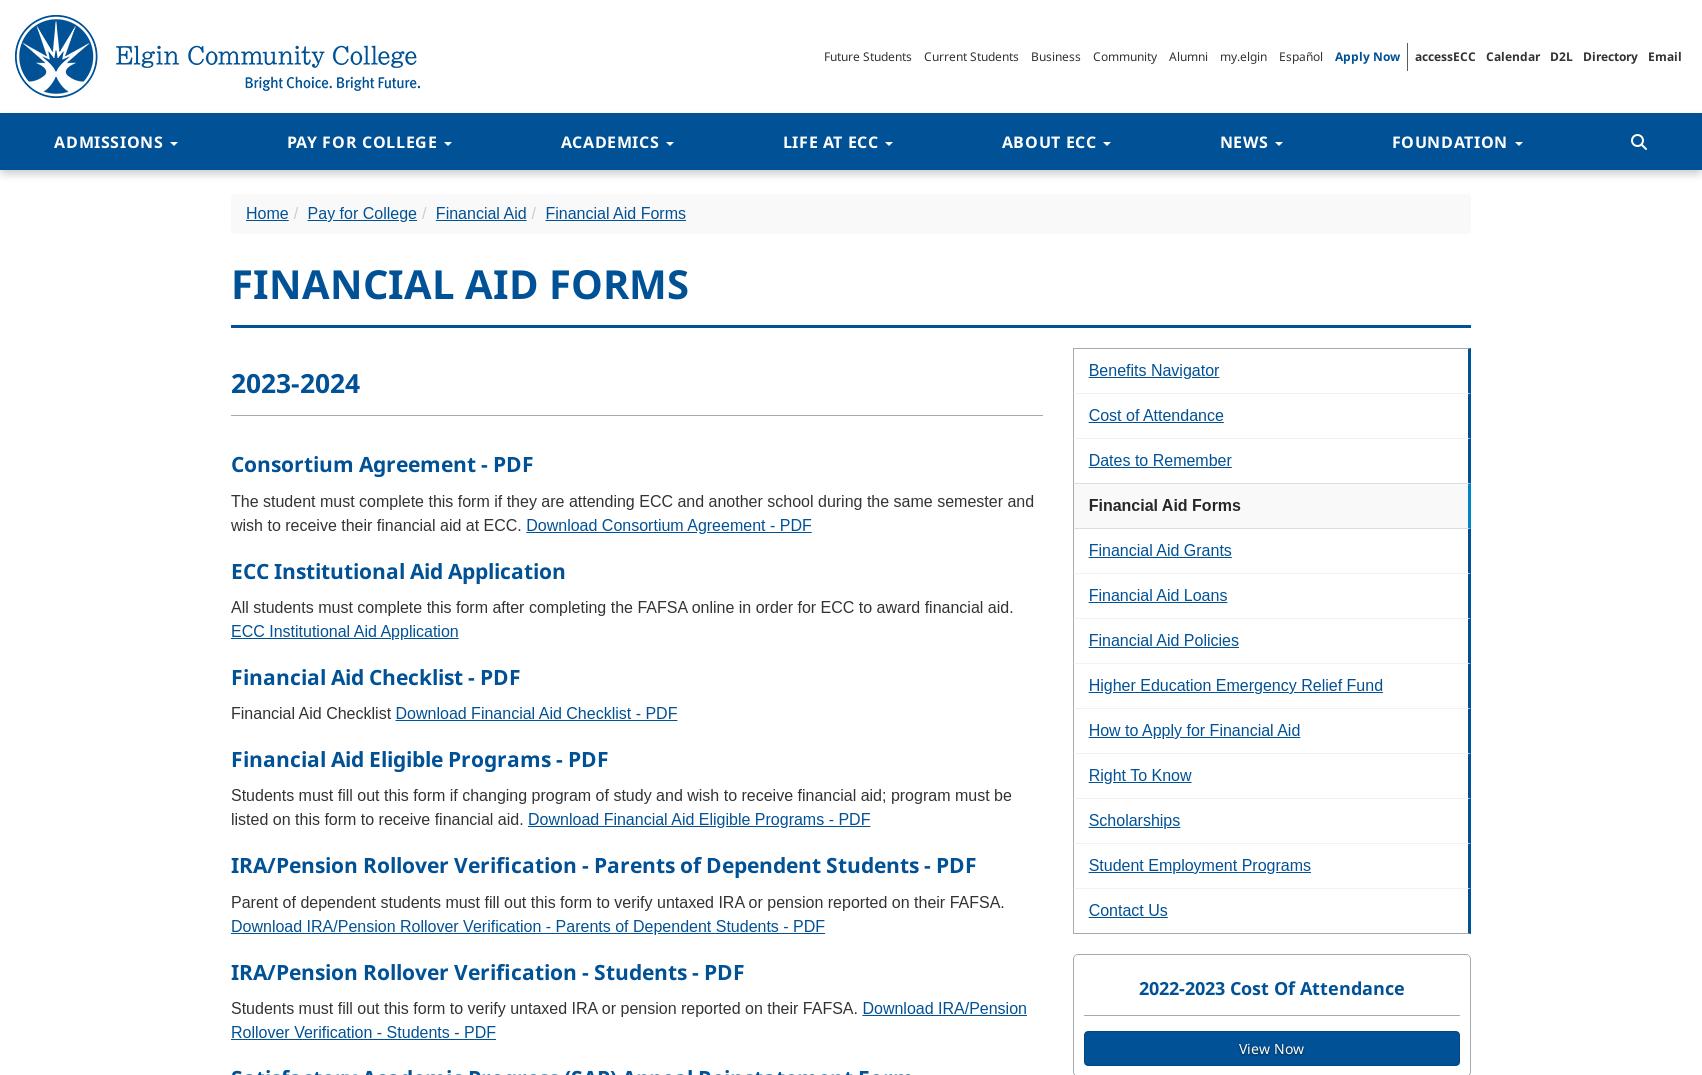 The image size is (1702, 1075). Describe the element at coordinates (1218, 141) in the screenshot. I see `'News'` at that location.